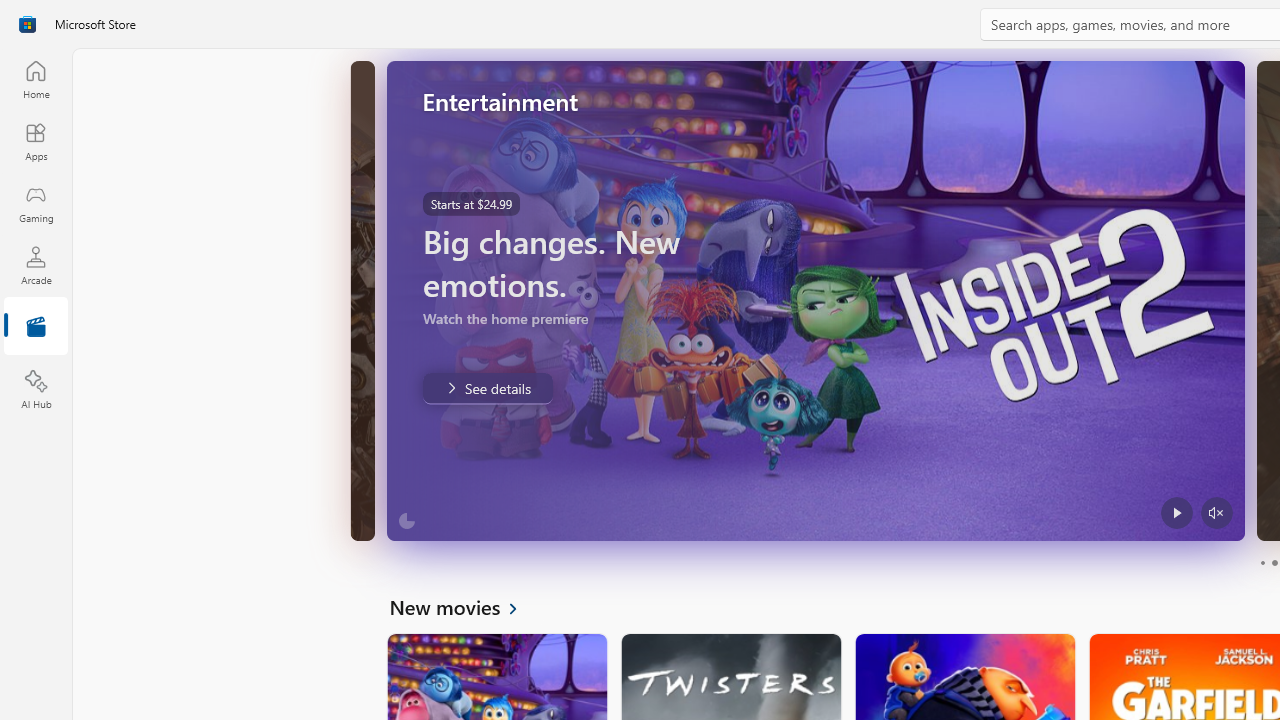  I want to click on 'See all  New movies', so click(464, 605).